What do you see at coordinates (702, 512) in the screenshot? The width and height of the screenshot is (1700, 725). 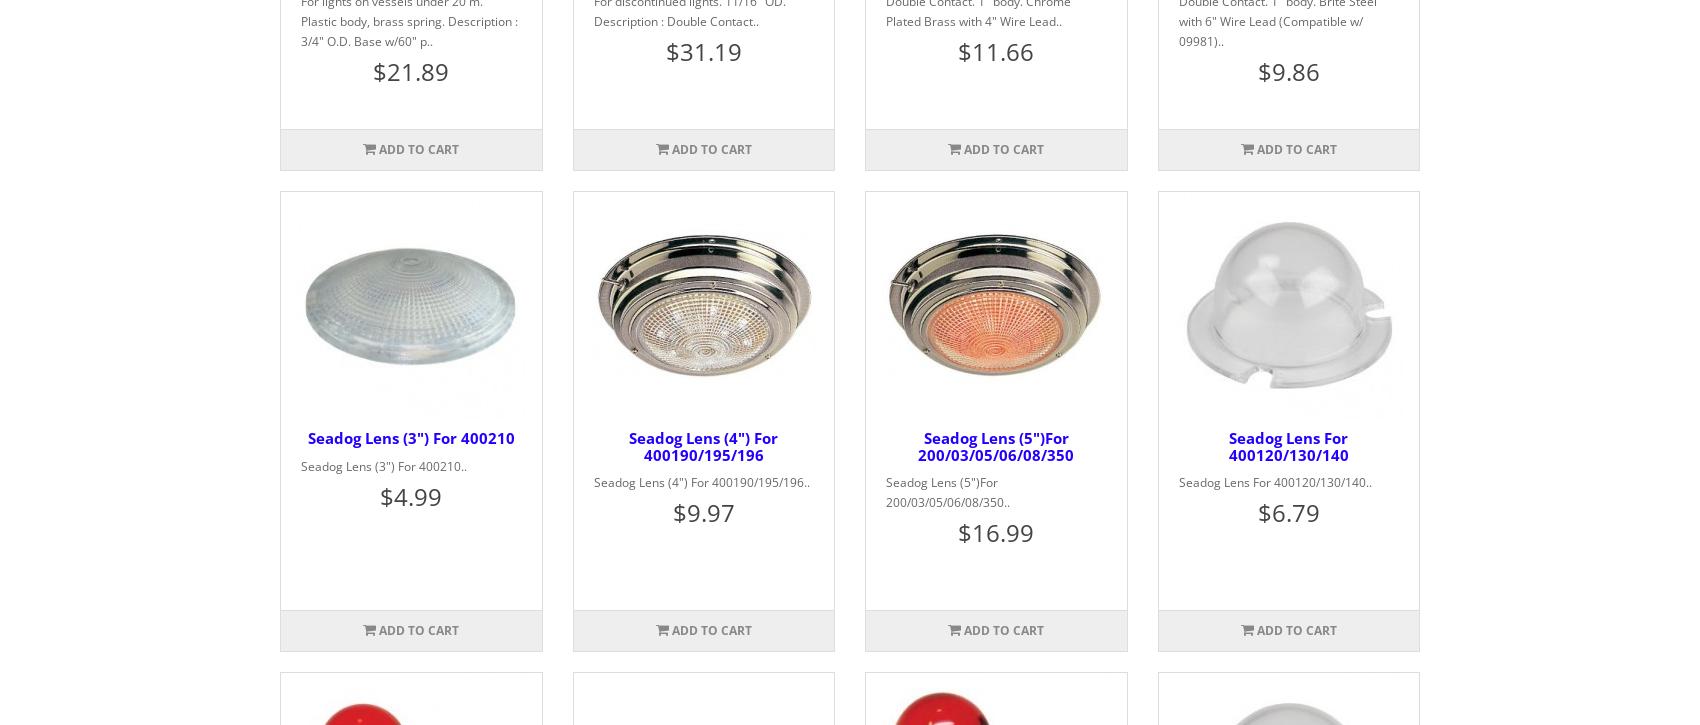 I see `'$9.97'` at bounding box center [702, 512].